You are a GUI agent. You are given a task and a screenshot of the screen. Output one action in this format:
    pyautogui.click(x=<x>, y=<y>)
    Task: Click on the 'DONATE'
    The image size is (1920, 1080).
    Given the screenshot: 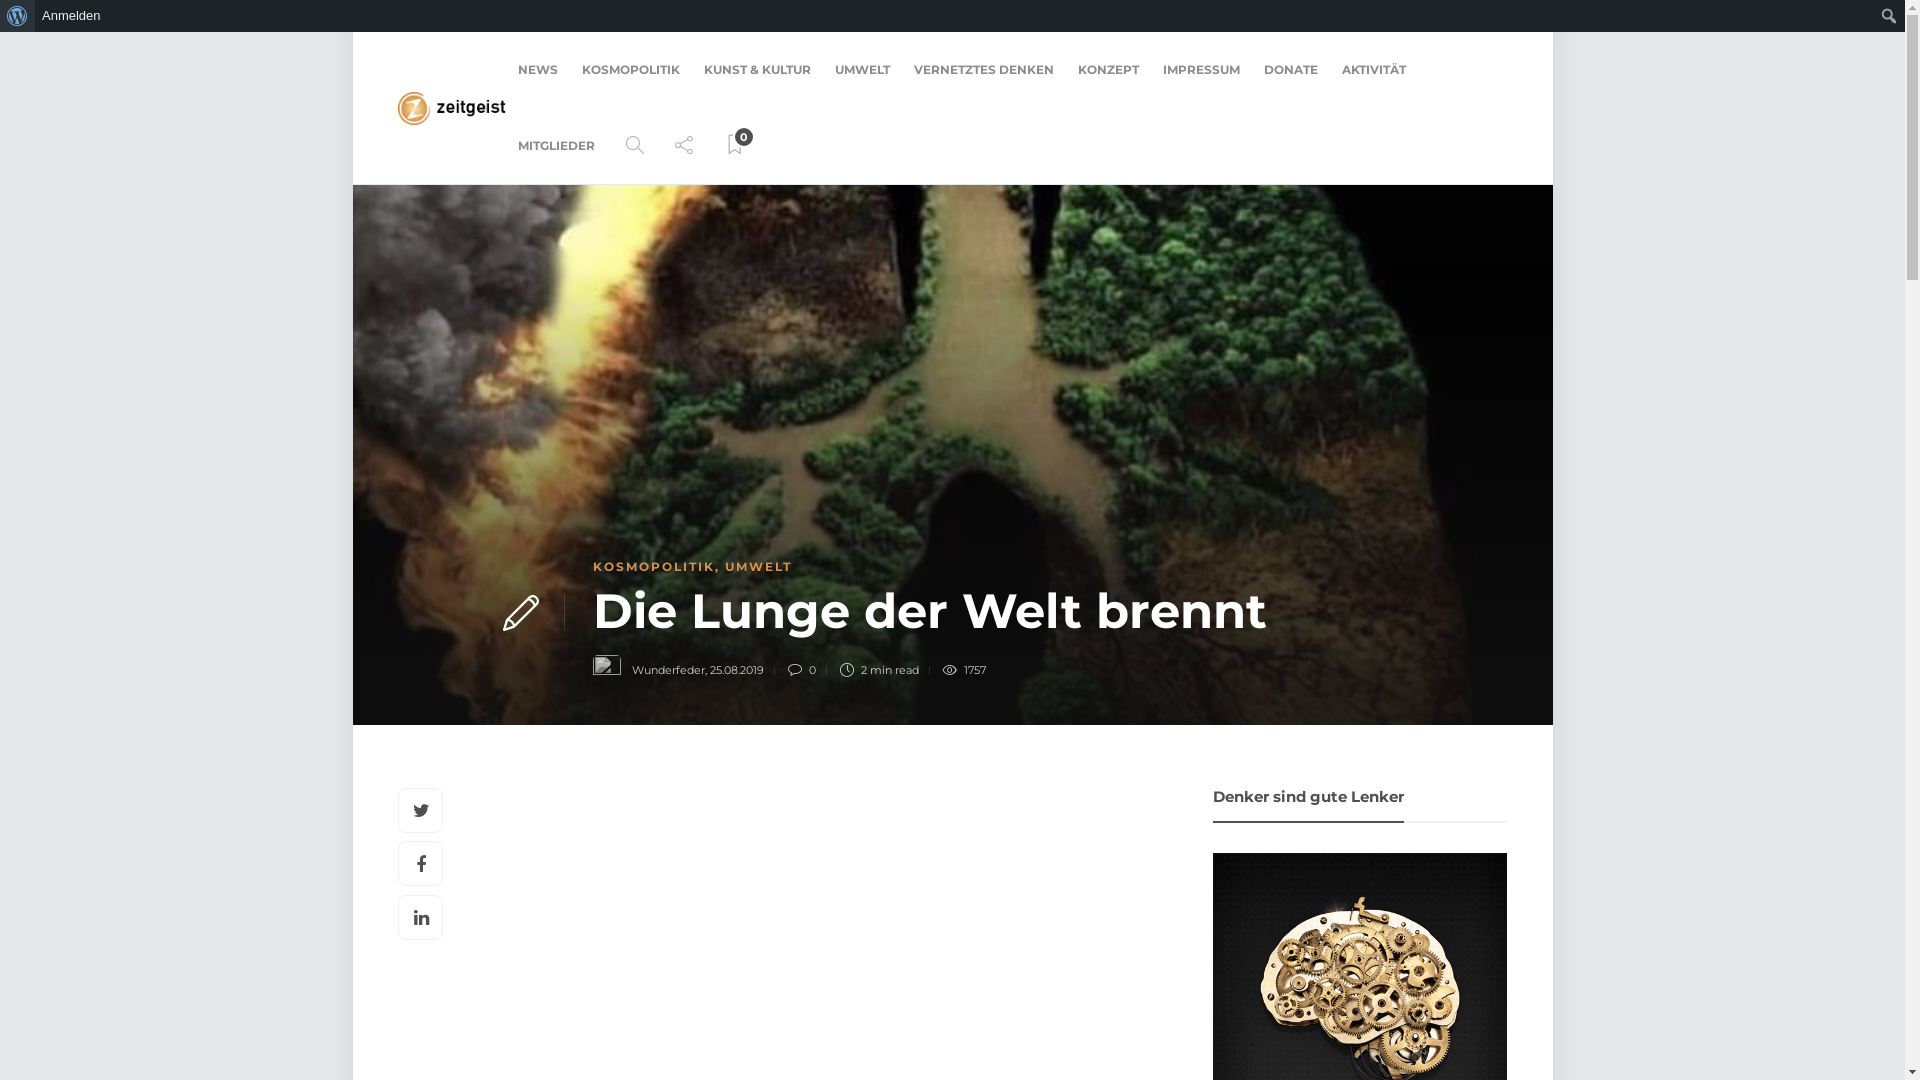 What is the action you would take?
    pyautogui.click(x=1262, y=68)
    